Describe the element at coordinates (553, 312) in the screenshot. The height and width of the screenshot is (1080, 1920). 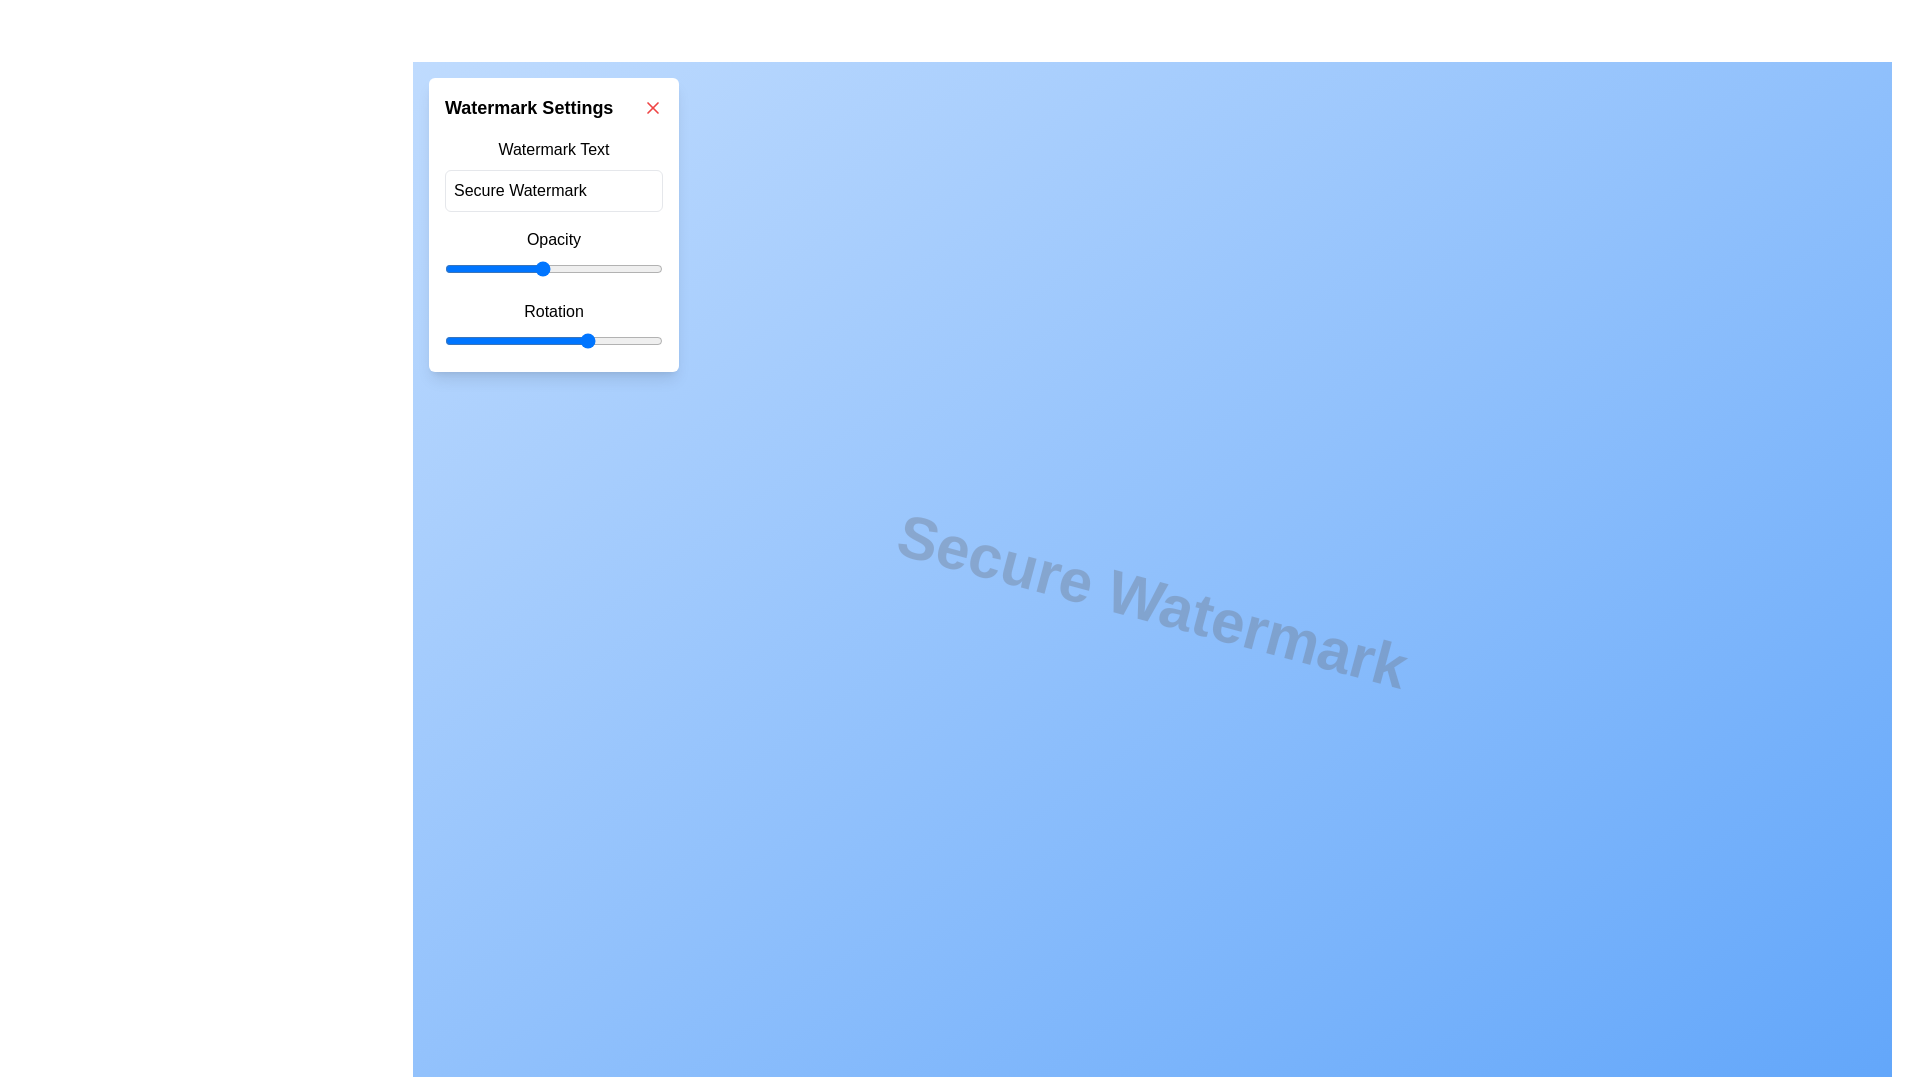
I see `the 'Rotation' text label located in the small settings panel, which is styled in medium font weight and positioned directly below the 'Opacity' label` at that location.